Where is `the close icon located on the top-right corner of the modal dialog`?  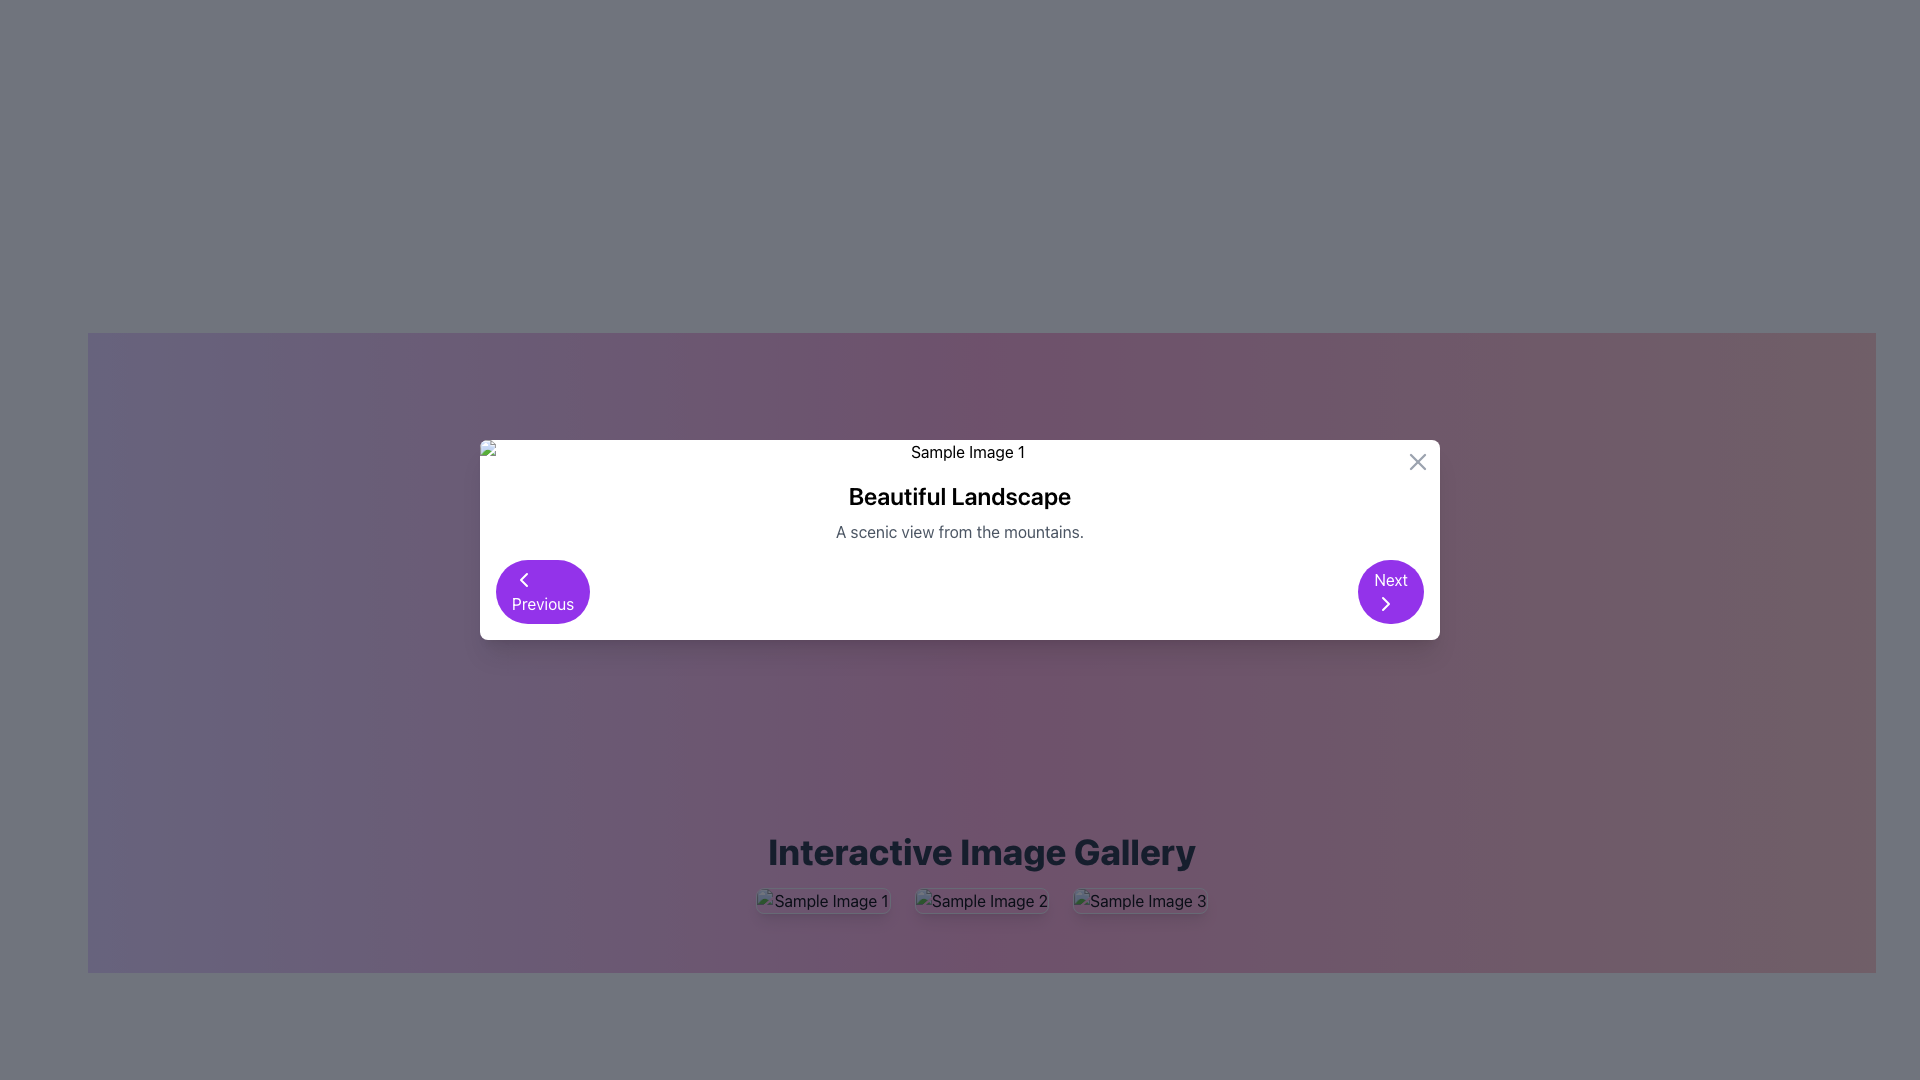 the close icon located on the top-right corner of the modal dialog is located at coordinates (1416, 462).